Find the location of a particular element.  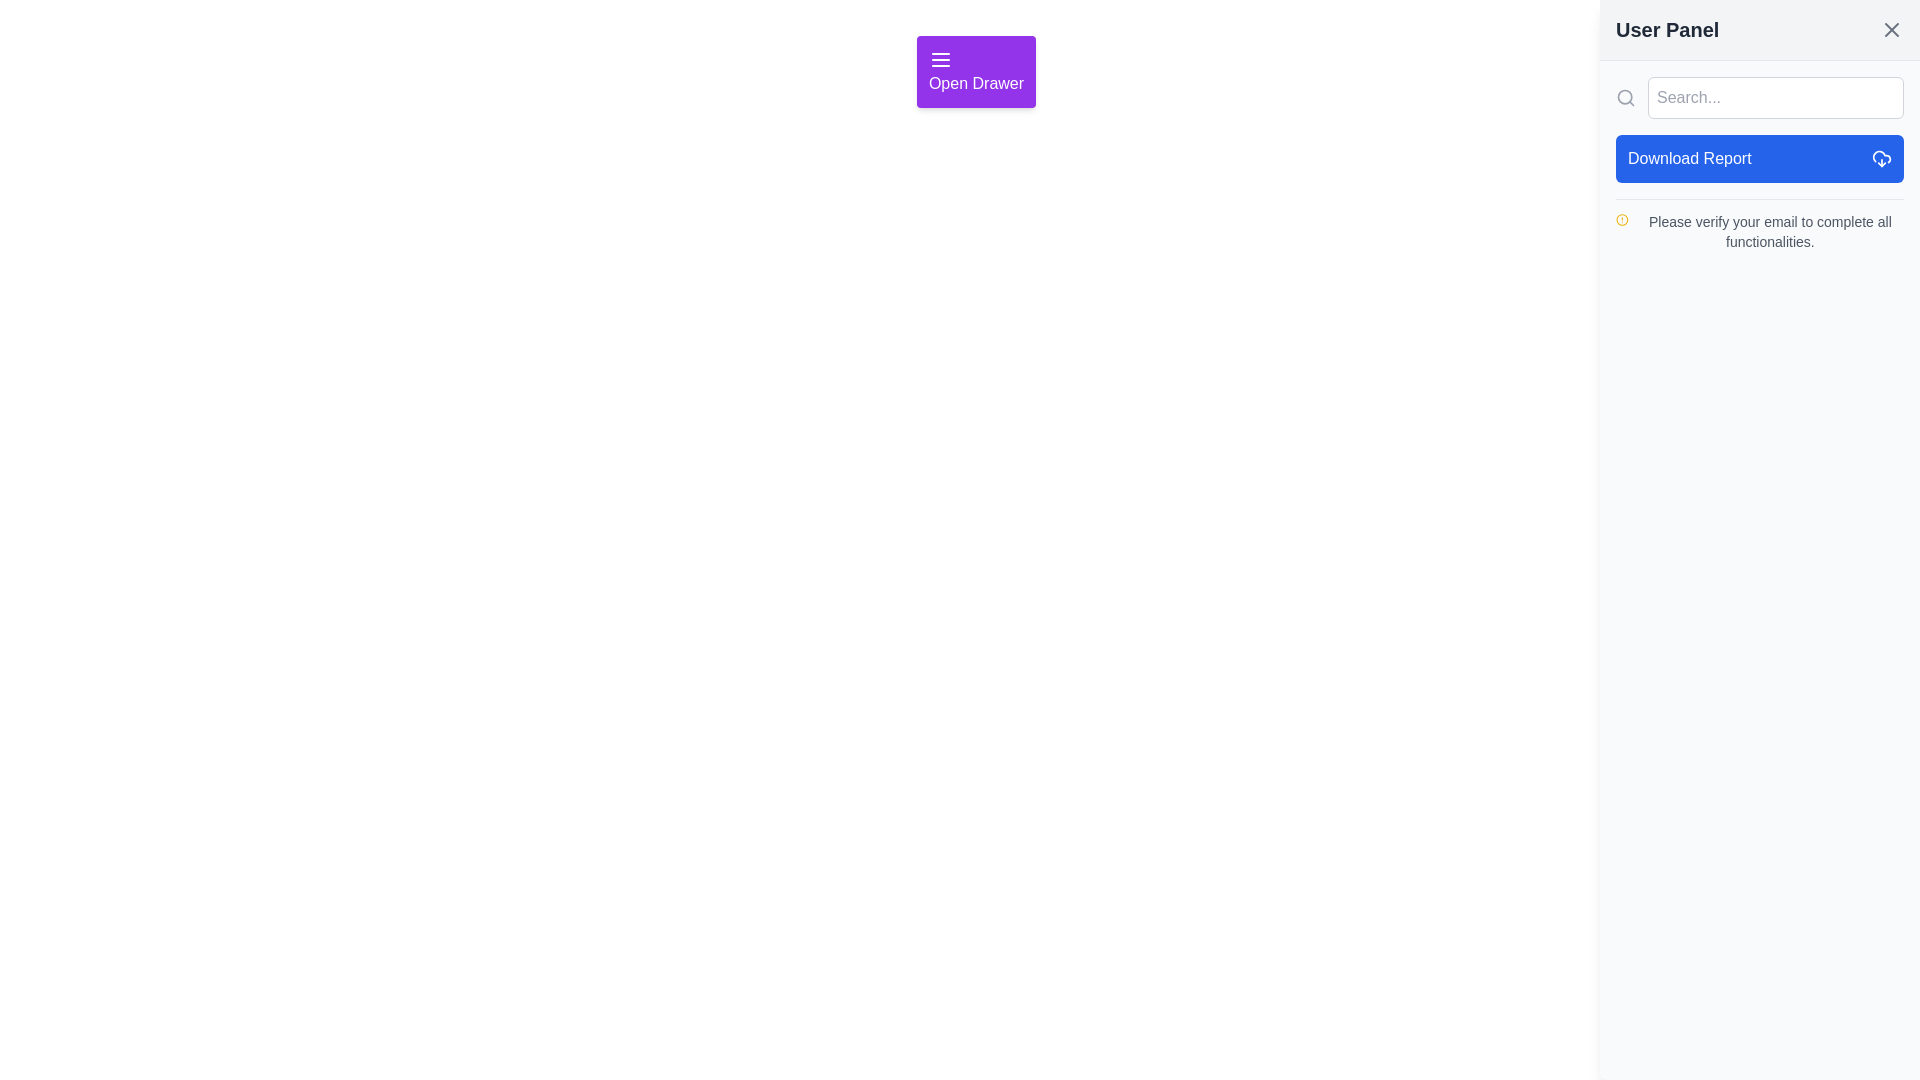

notification message that prompts the user to verify their email, located below the 'Download Report' button in the User Panel is located at coordinates (1760, 225).